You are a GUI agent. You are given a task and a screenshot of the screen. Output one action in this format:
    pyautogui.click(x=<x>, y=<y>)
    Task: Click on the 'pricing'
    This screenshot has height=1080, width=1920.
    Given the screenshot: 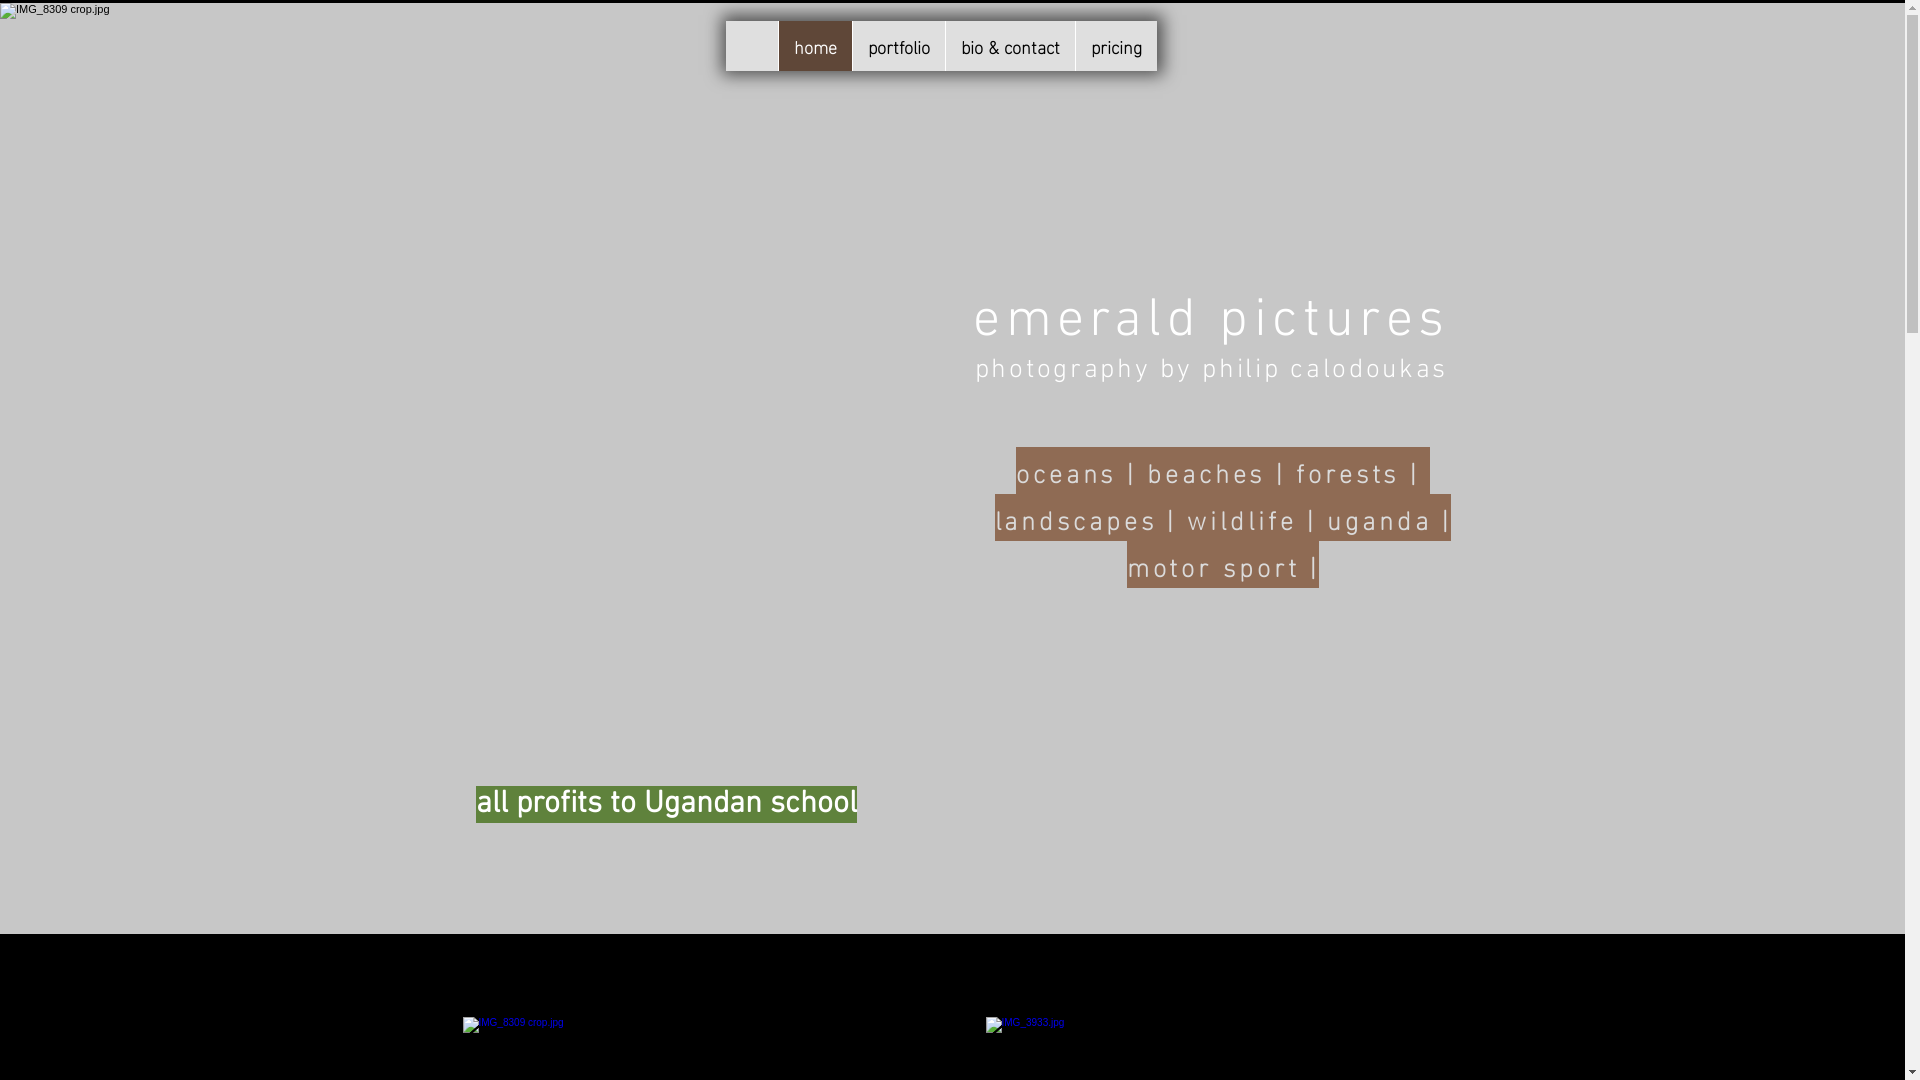 What is the action you would take?
    pyautogui.click(x=1113, y=45)
    